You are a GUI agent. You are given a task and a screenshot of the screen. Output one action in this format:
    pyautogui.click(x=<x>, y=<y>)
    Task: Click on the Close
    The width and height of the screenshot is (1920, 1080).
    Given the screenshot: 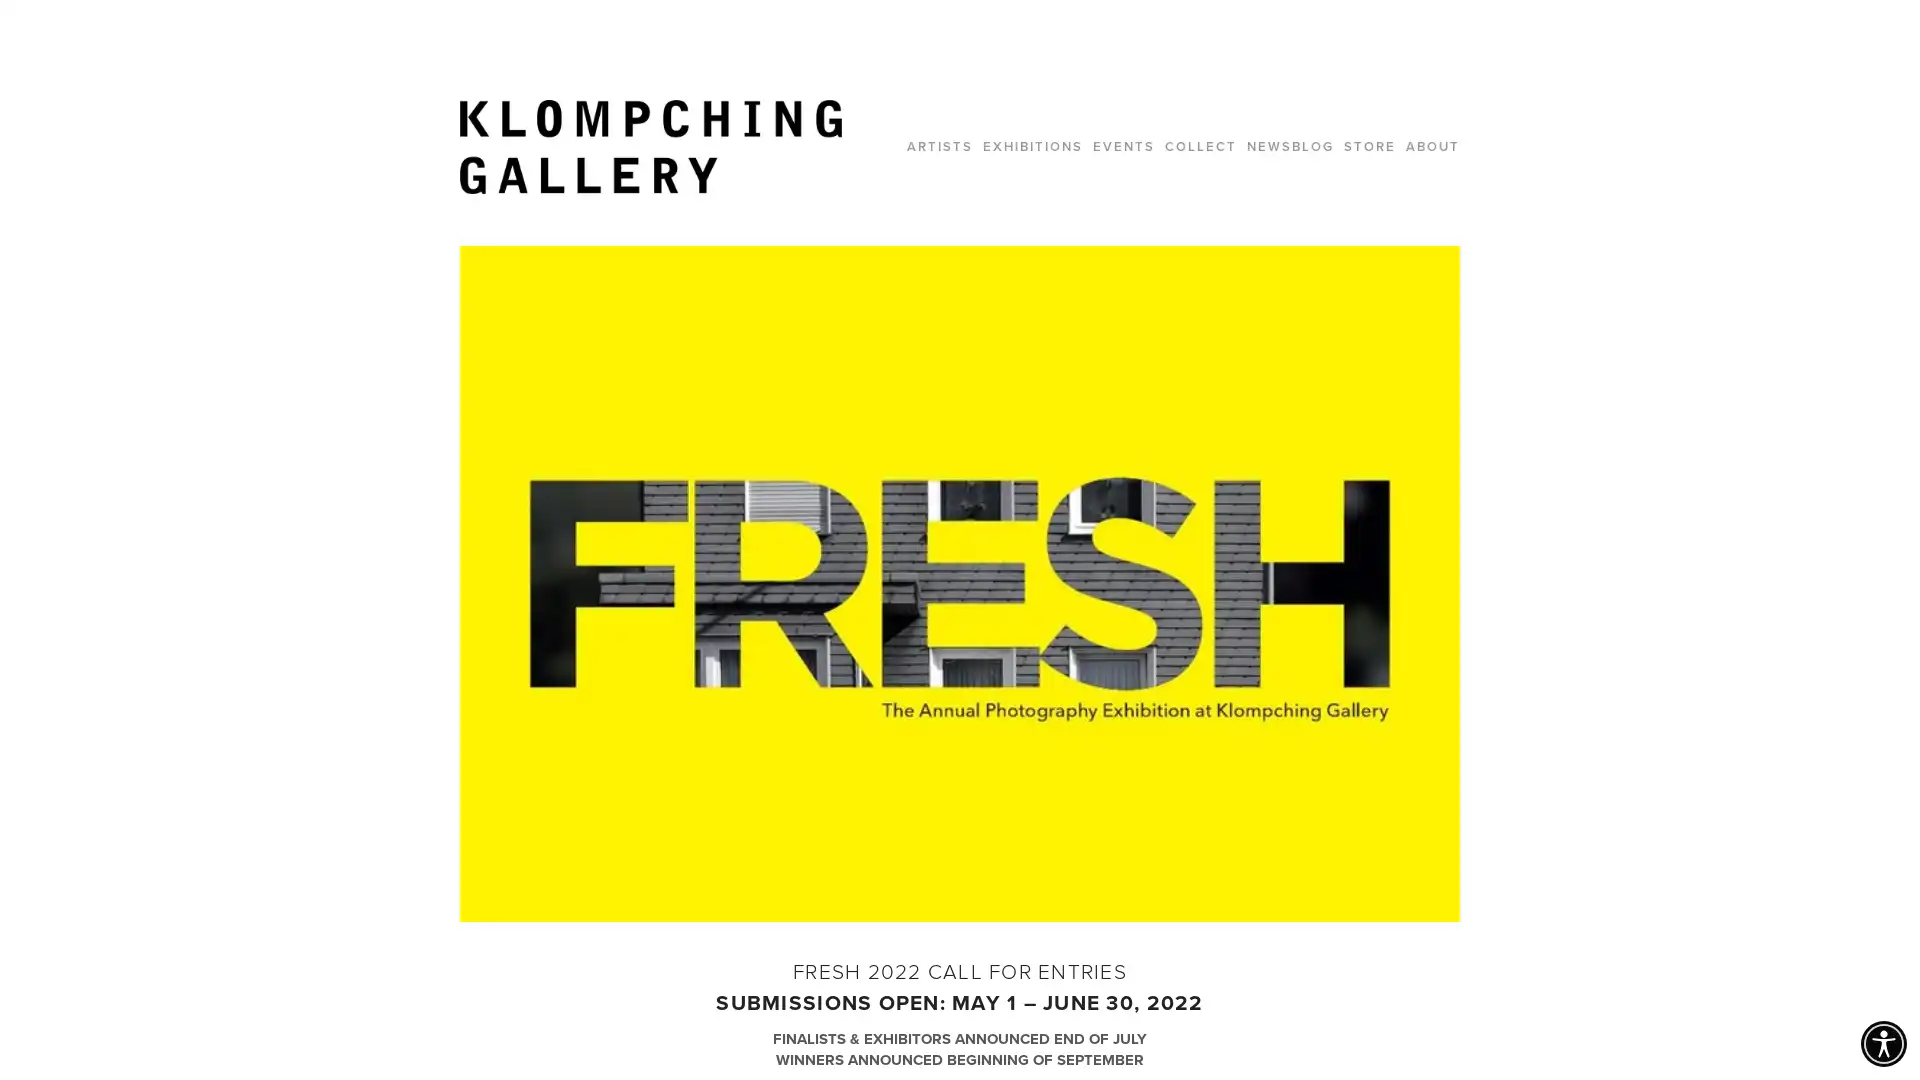 What is the action you would take?
    pyautogui.click(x=1312, y=308)
    